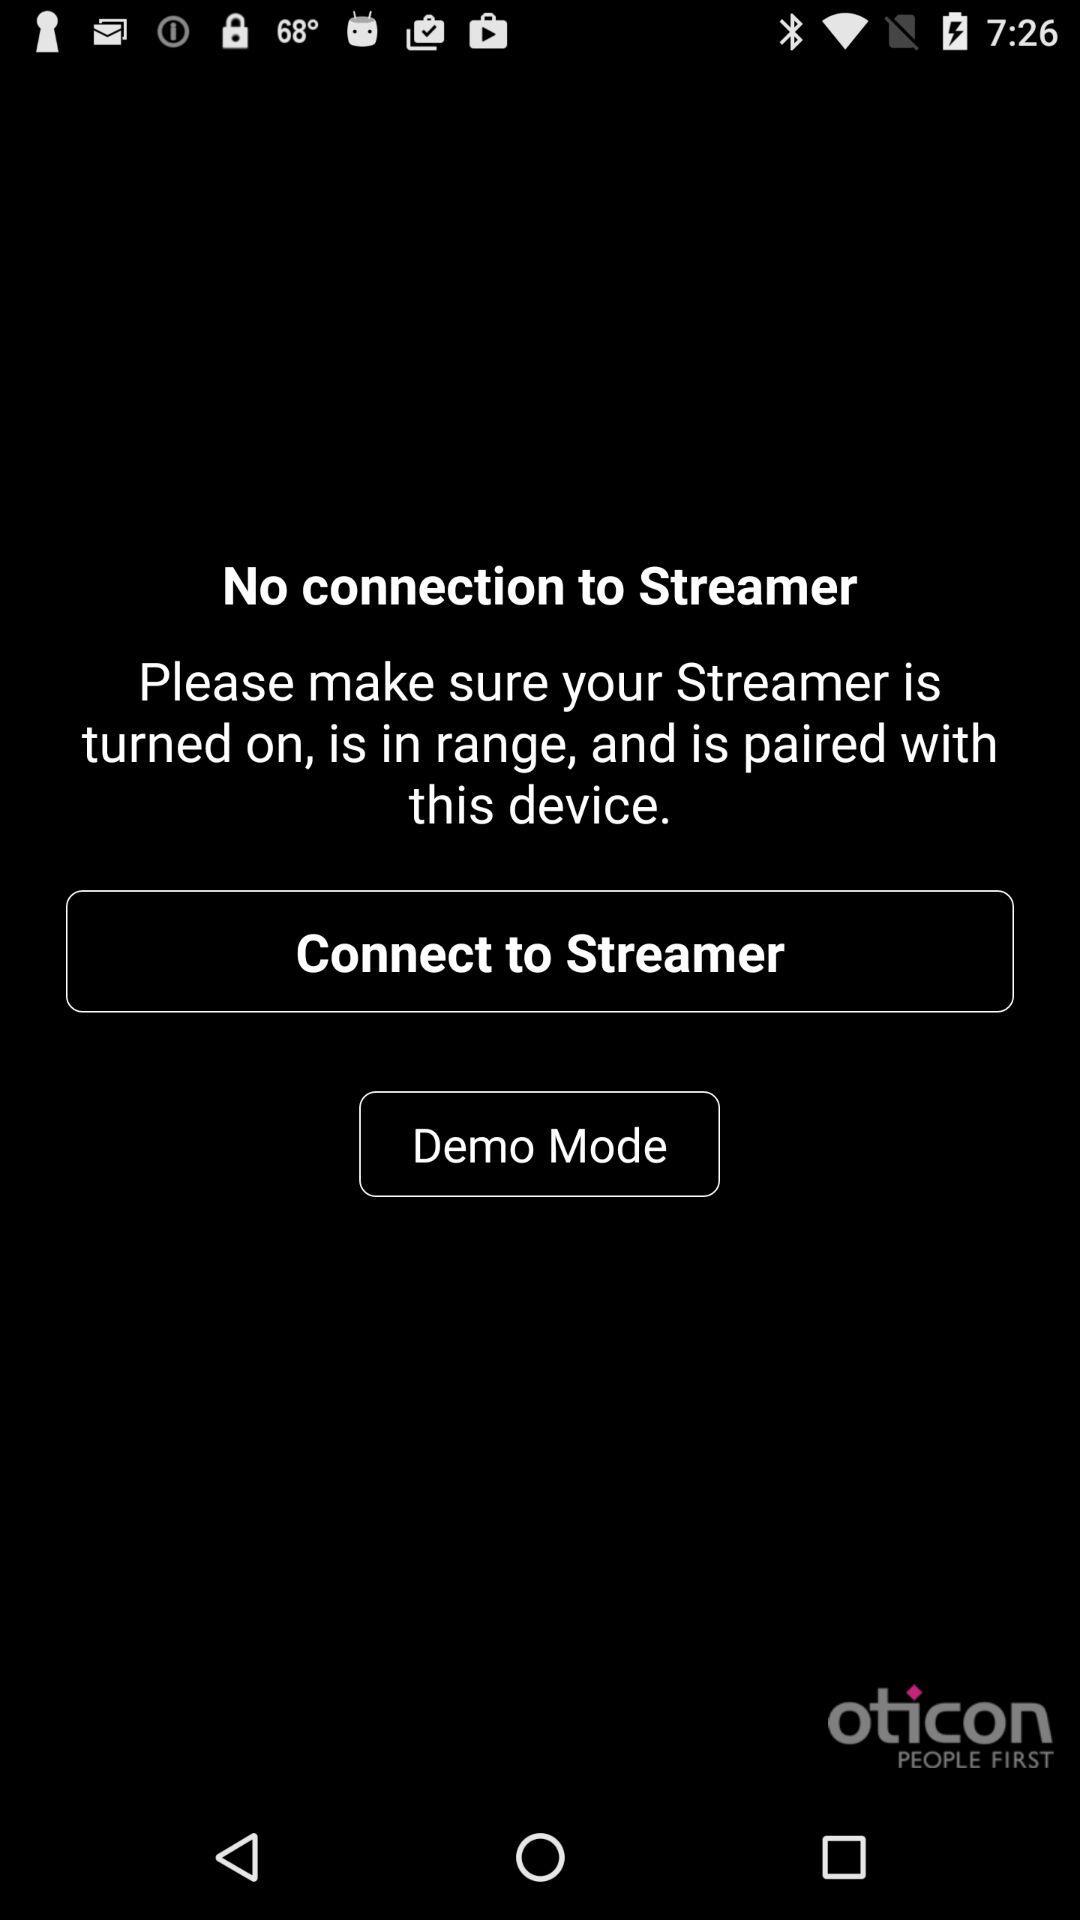 This screenshot has height=1920, width=1080. Describe the element at coordinates (538, 1144) in the screenshot. I see `the demo mode item` at that location.